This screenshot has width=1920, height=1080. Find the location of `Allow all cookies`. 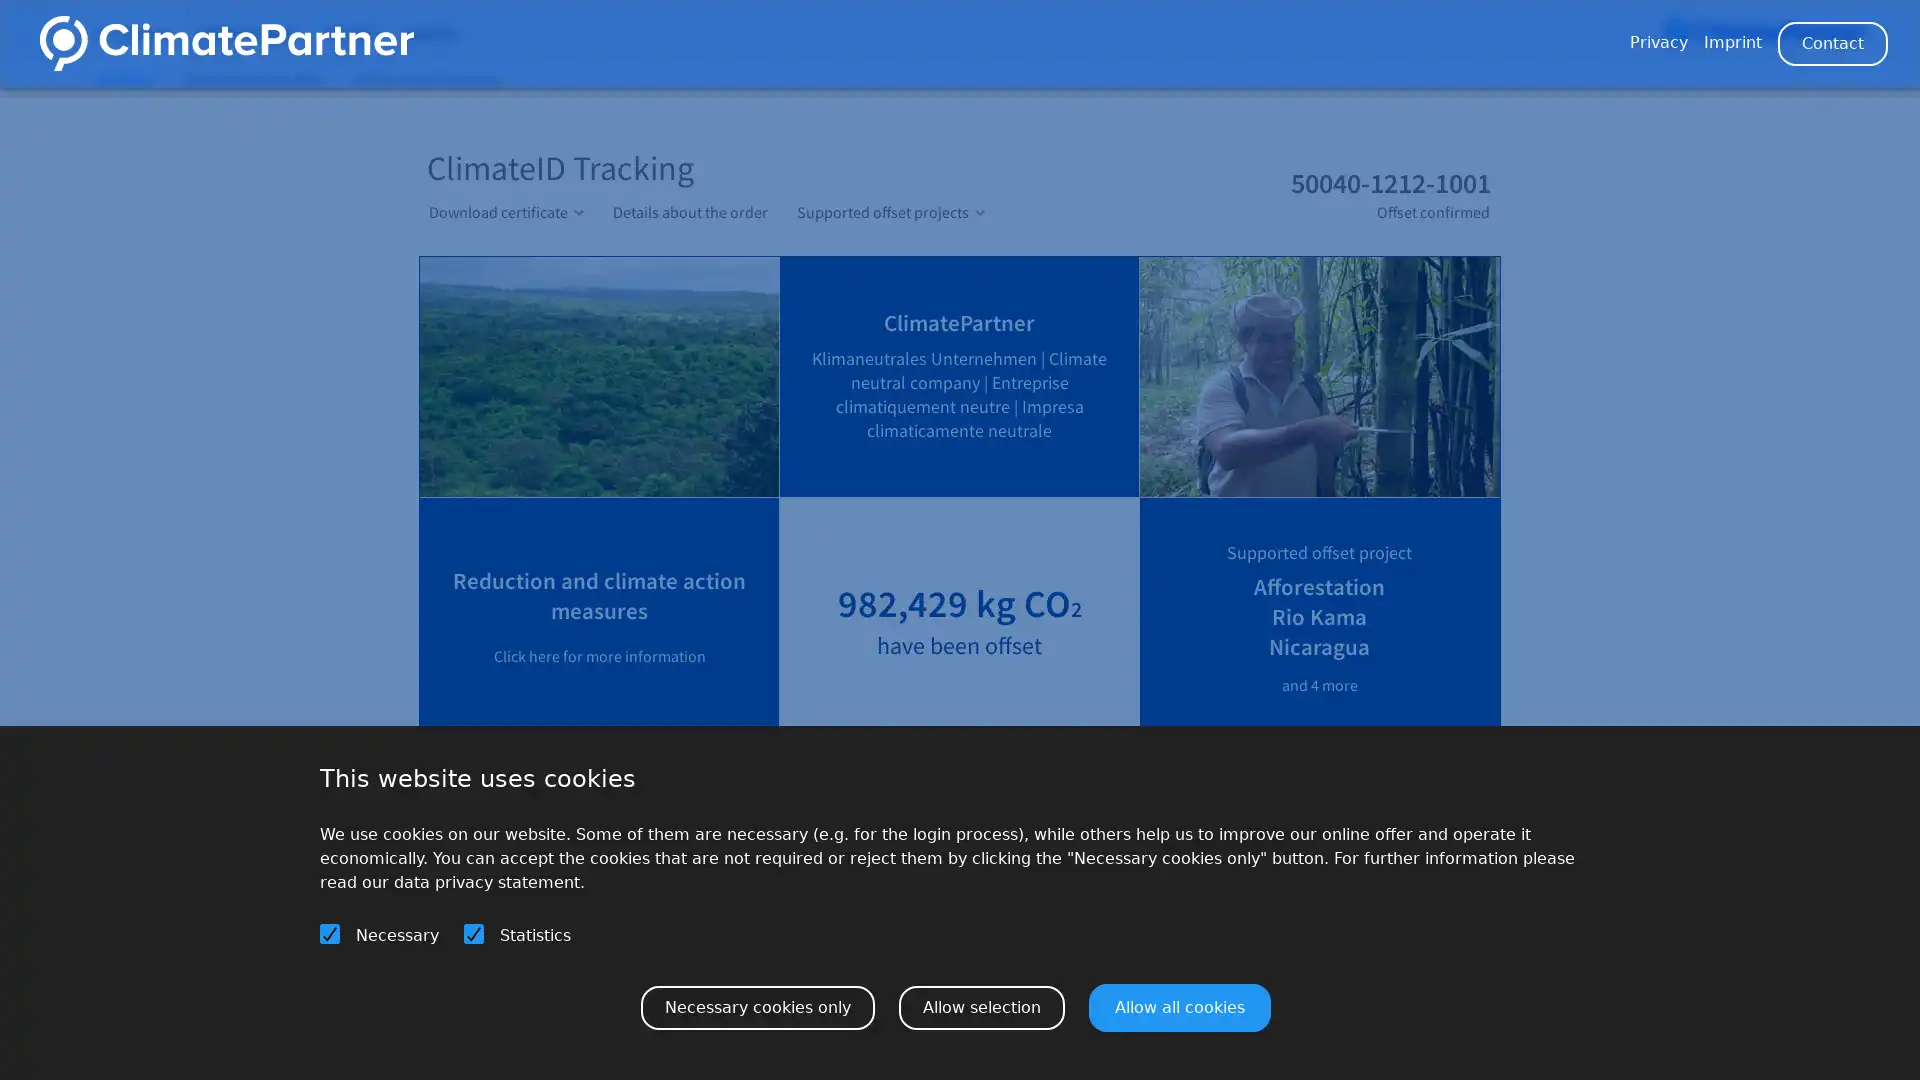

Allow all cookies is located at coordinates (1180, 1006).